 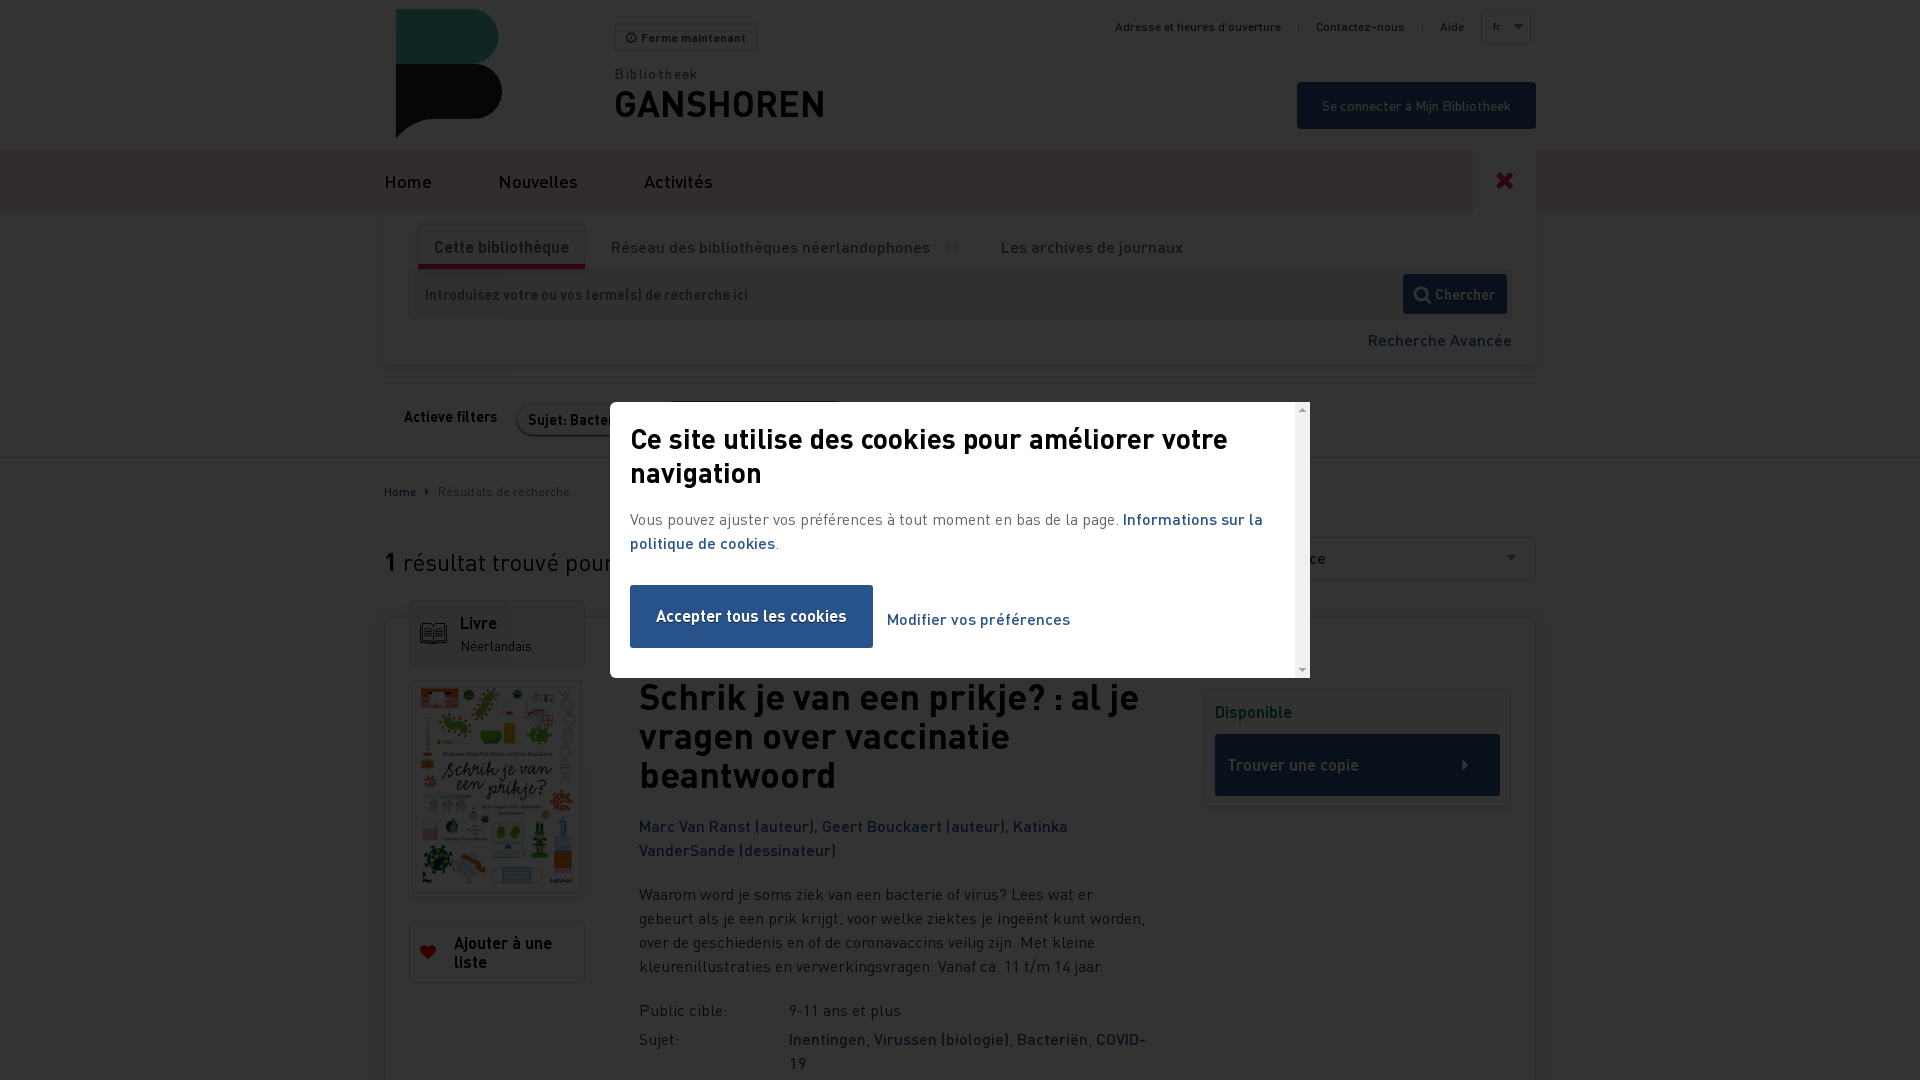 What do you see at coordinates (1504, 180) in the screenshot?
I see `'Toggle search'` at bounding box center [1504, 180].